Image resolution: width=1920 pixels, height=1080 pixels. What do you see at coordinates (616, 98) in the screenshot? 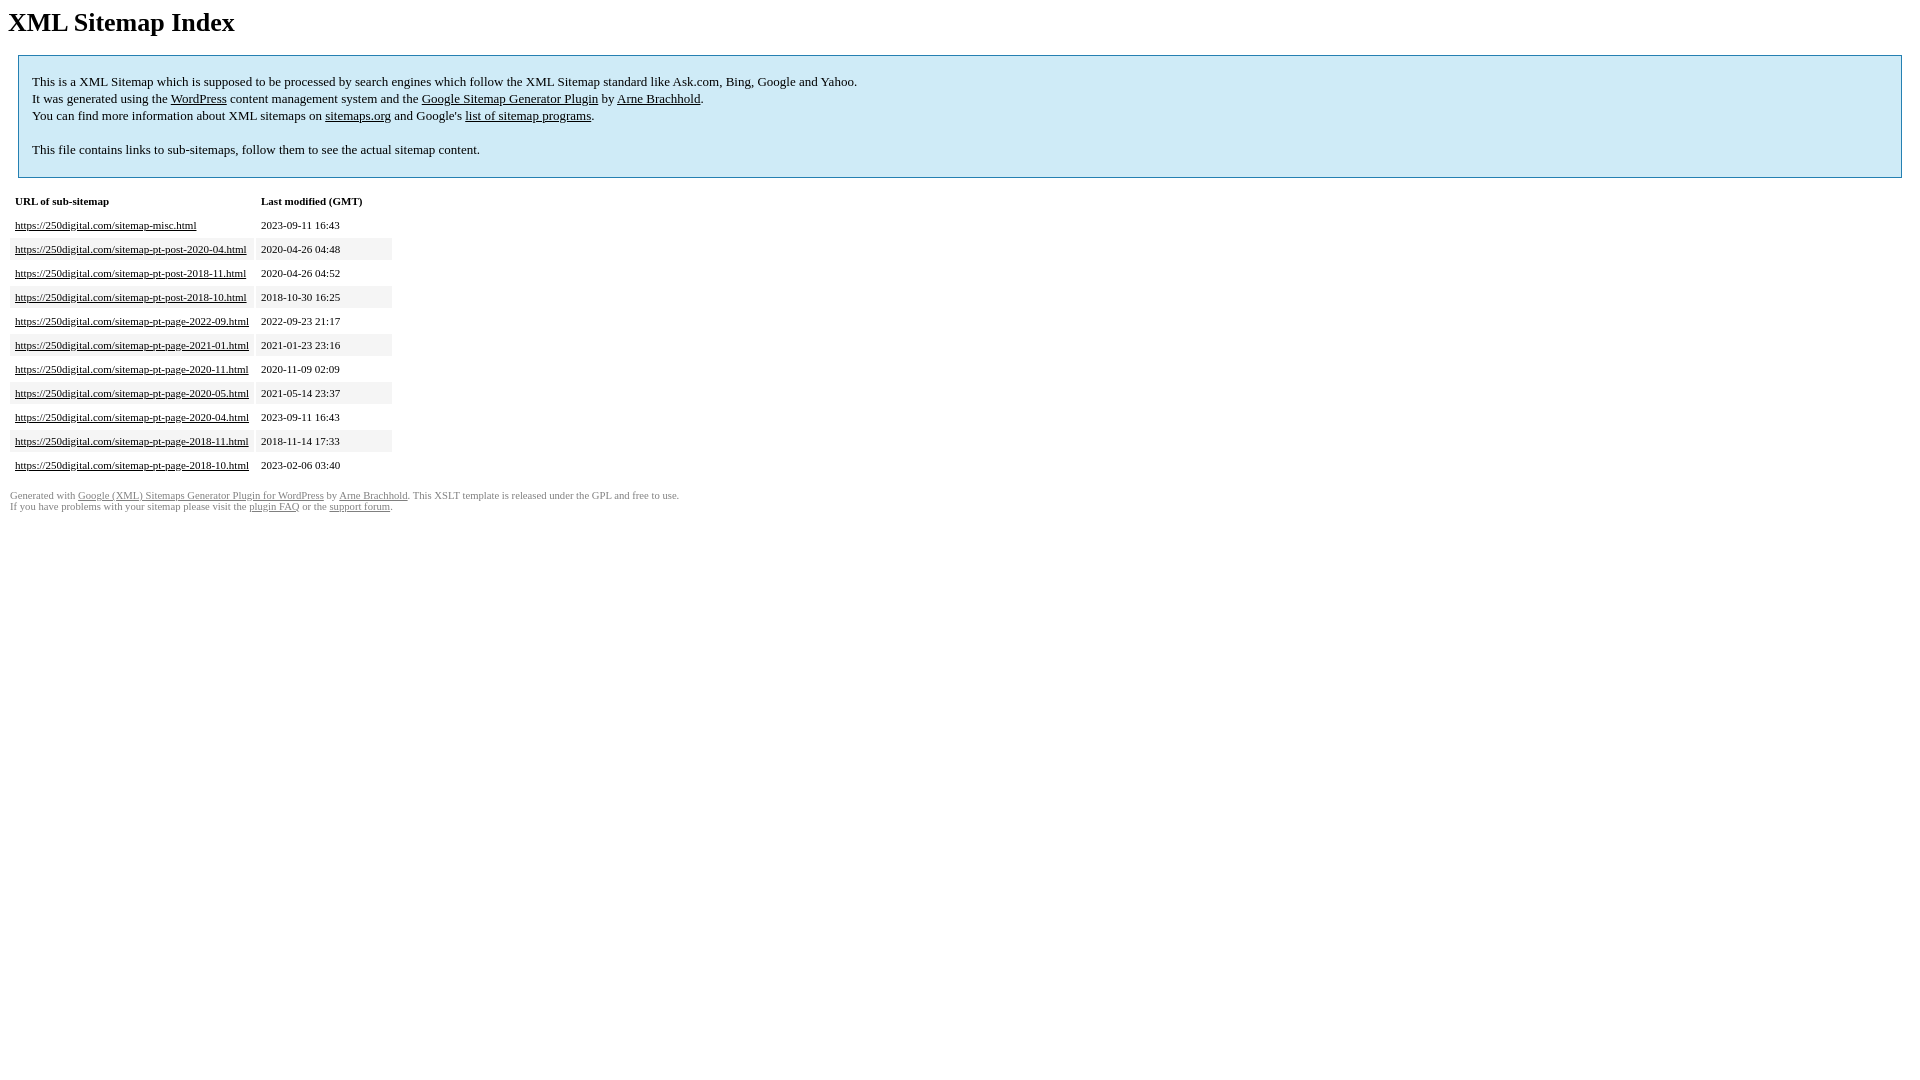
I see `'Arne Brachhold'` at bounding box center [616, 98].